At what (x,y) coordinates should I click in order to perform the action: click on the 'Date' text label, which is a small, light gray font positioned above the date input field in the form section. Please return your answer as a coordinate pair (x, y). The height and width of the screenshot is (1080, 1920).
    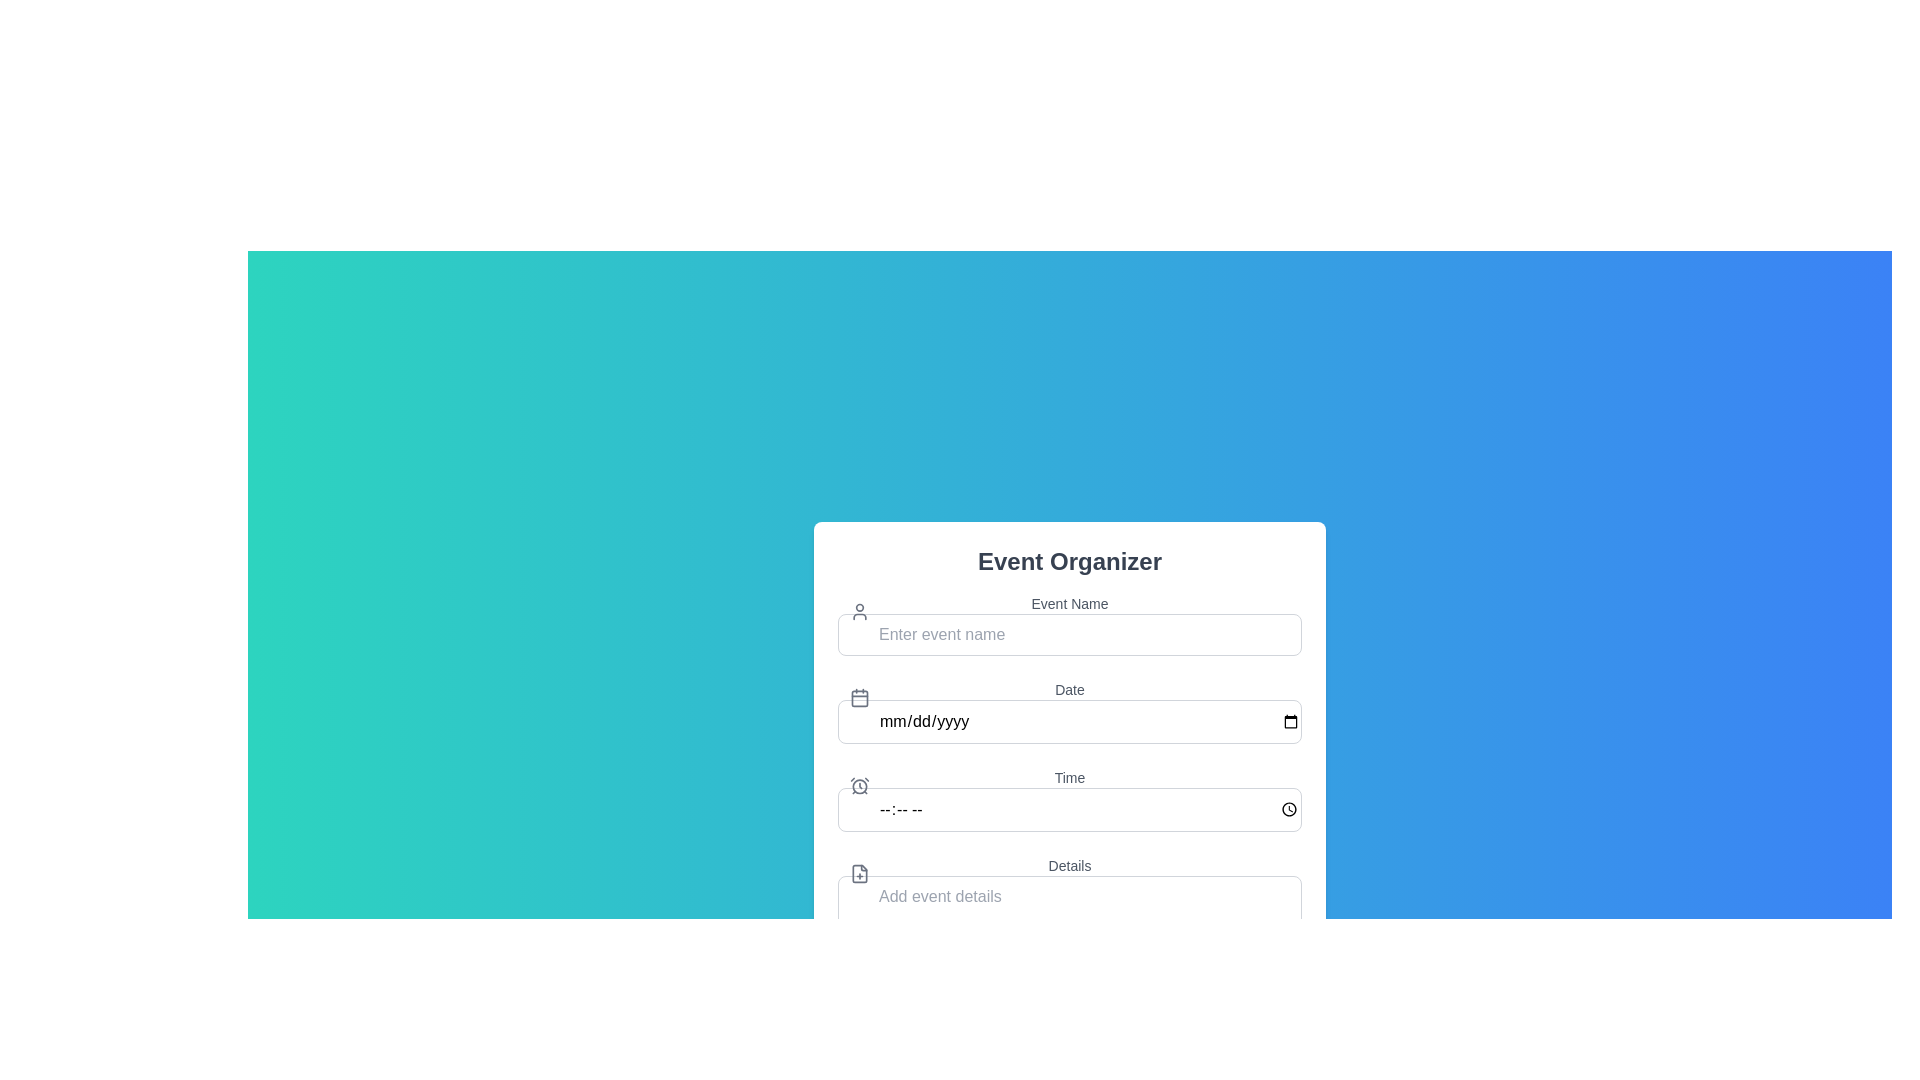
    Looking at the image, I should click on (1069, 688).